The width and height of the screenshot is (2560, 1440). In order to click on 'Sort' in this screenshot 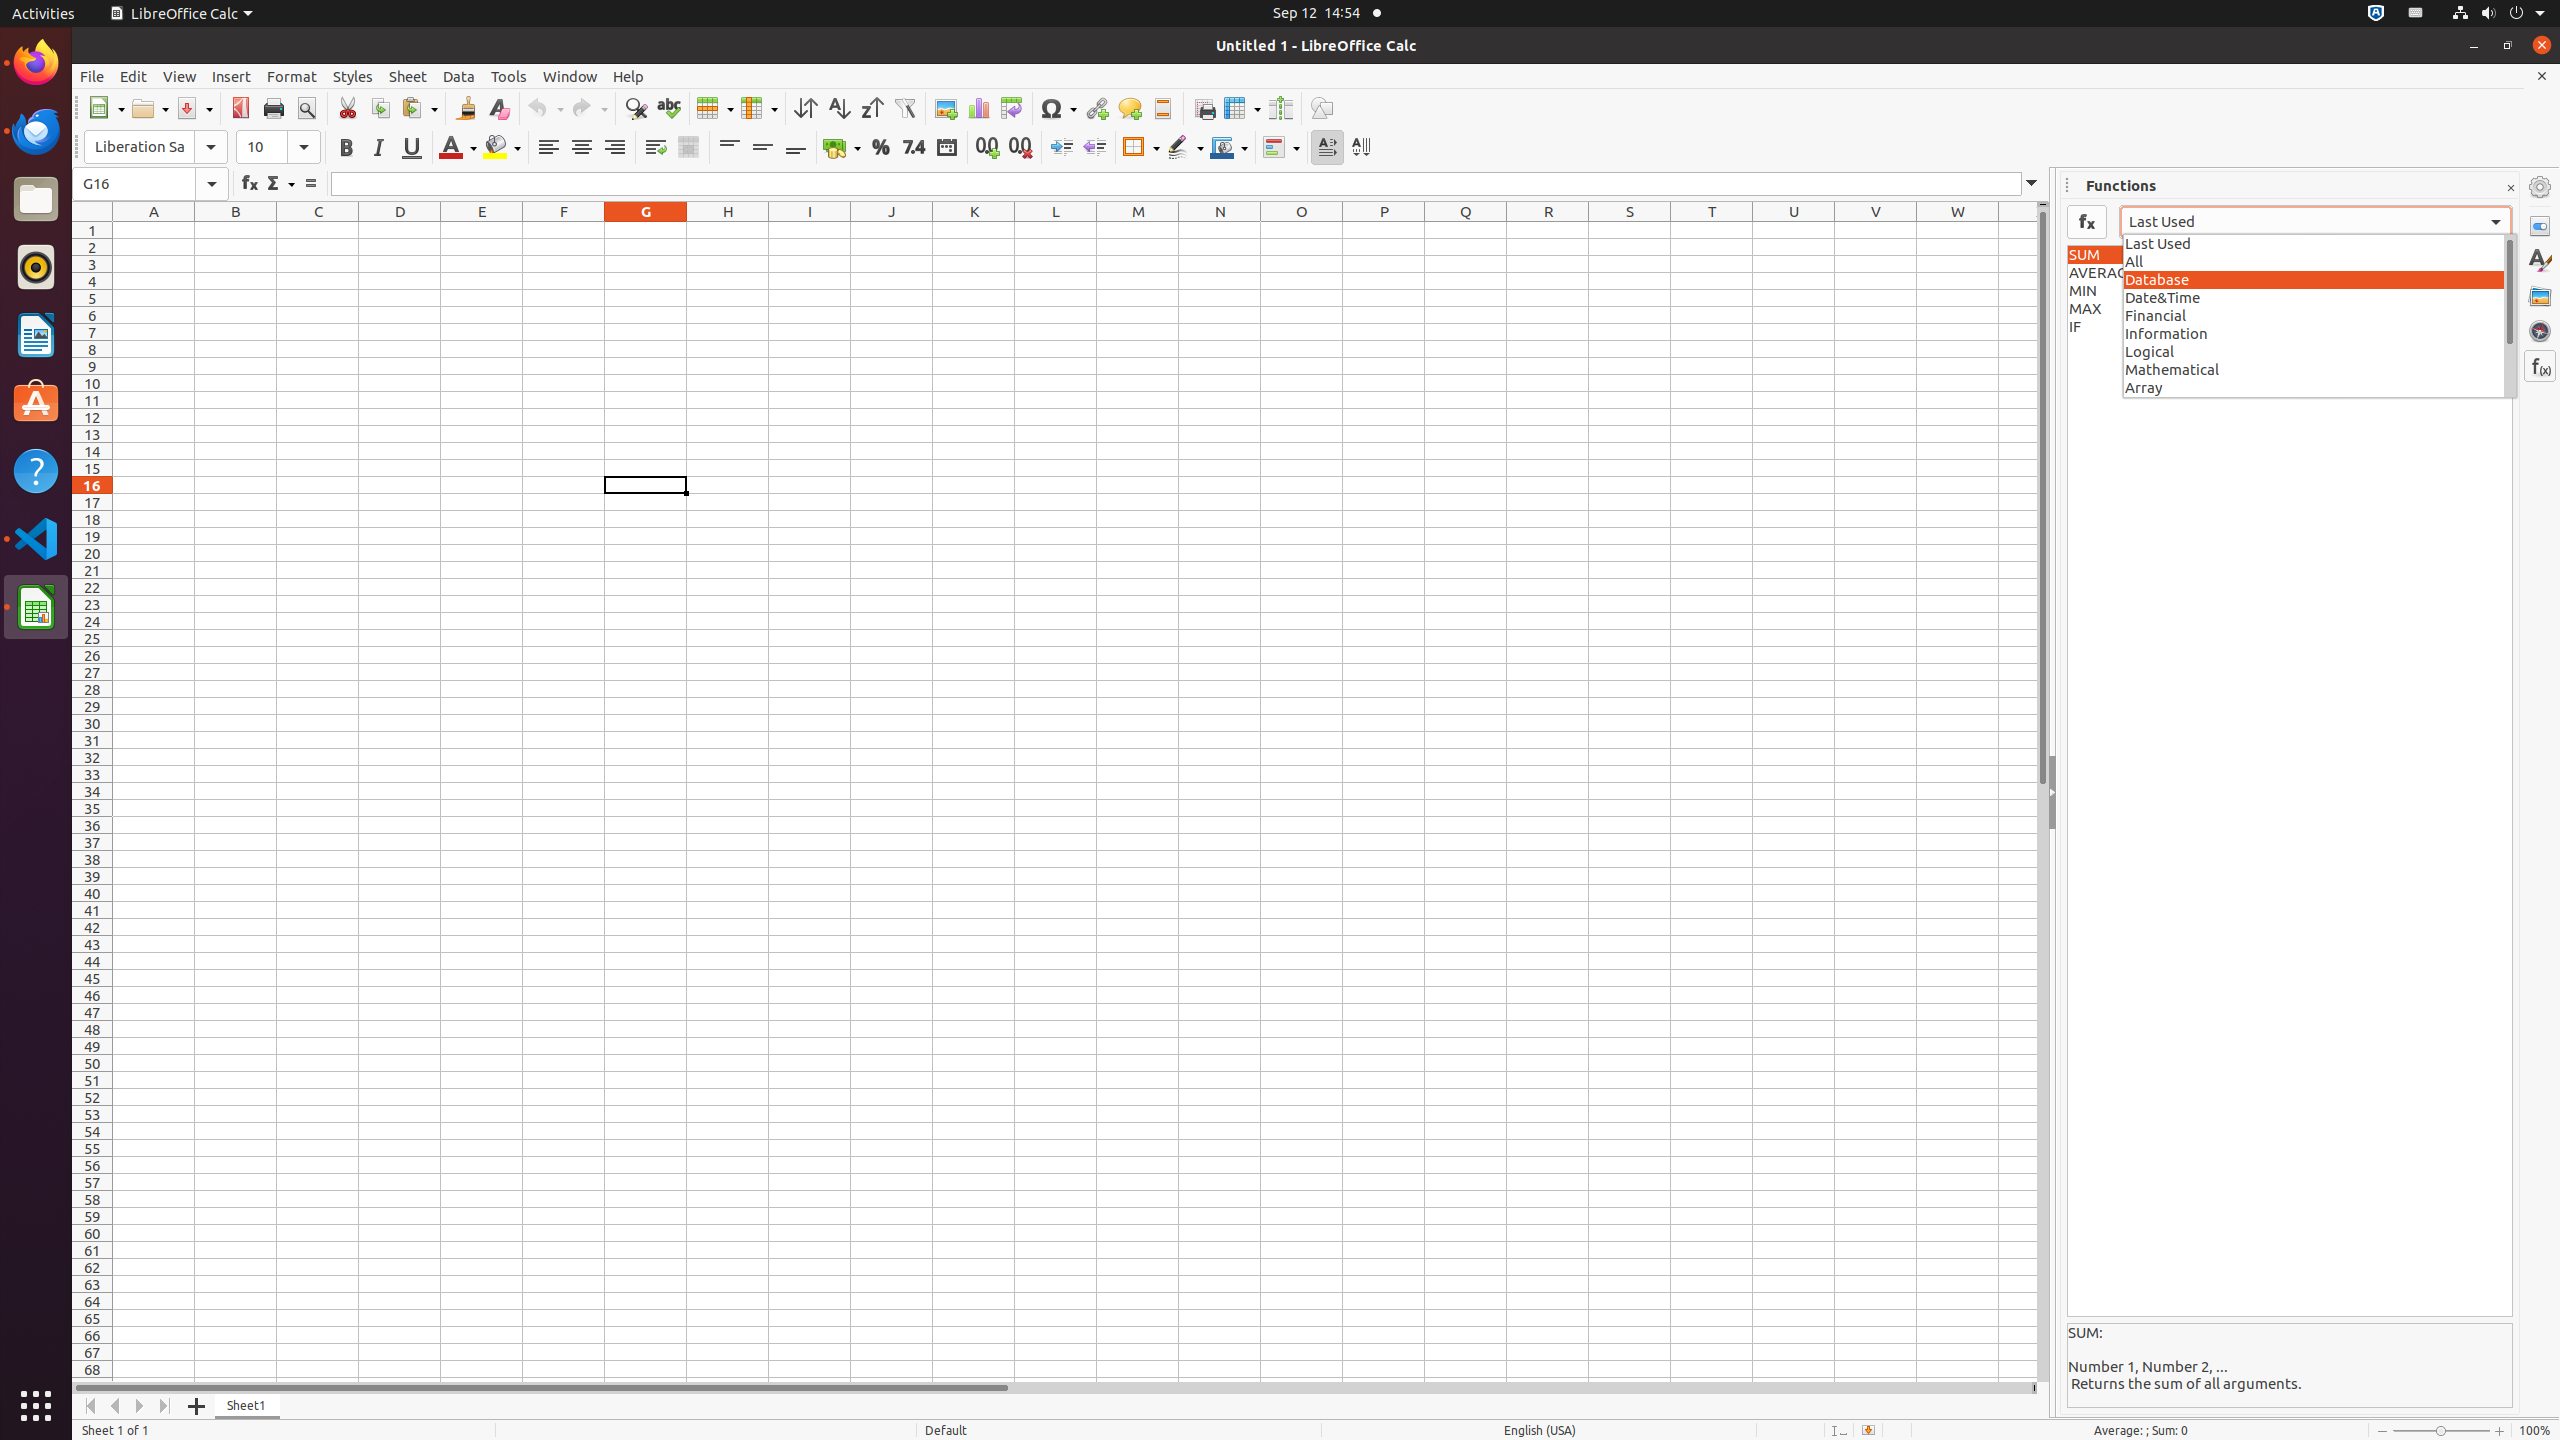, I will do `click(804, 107)`.